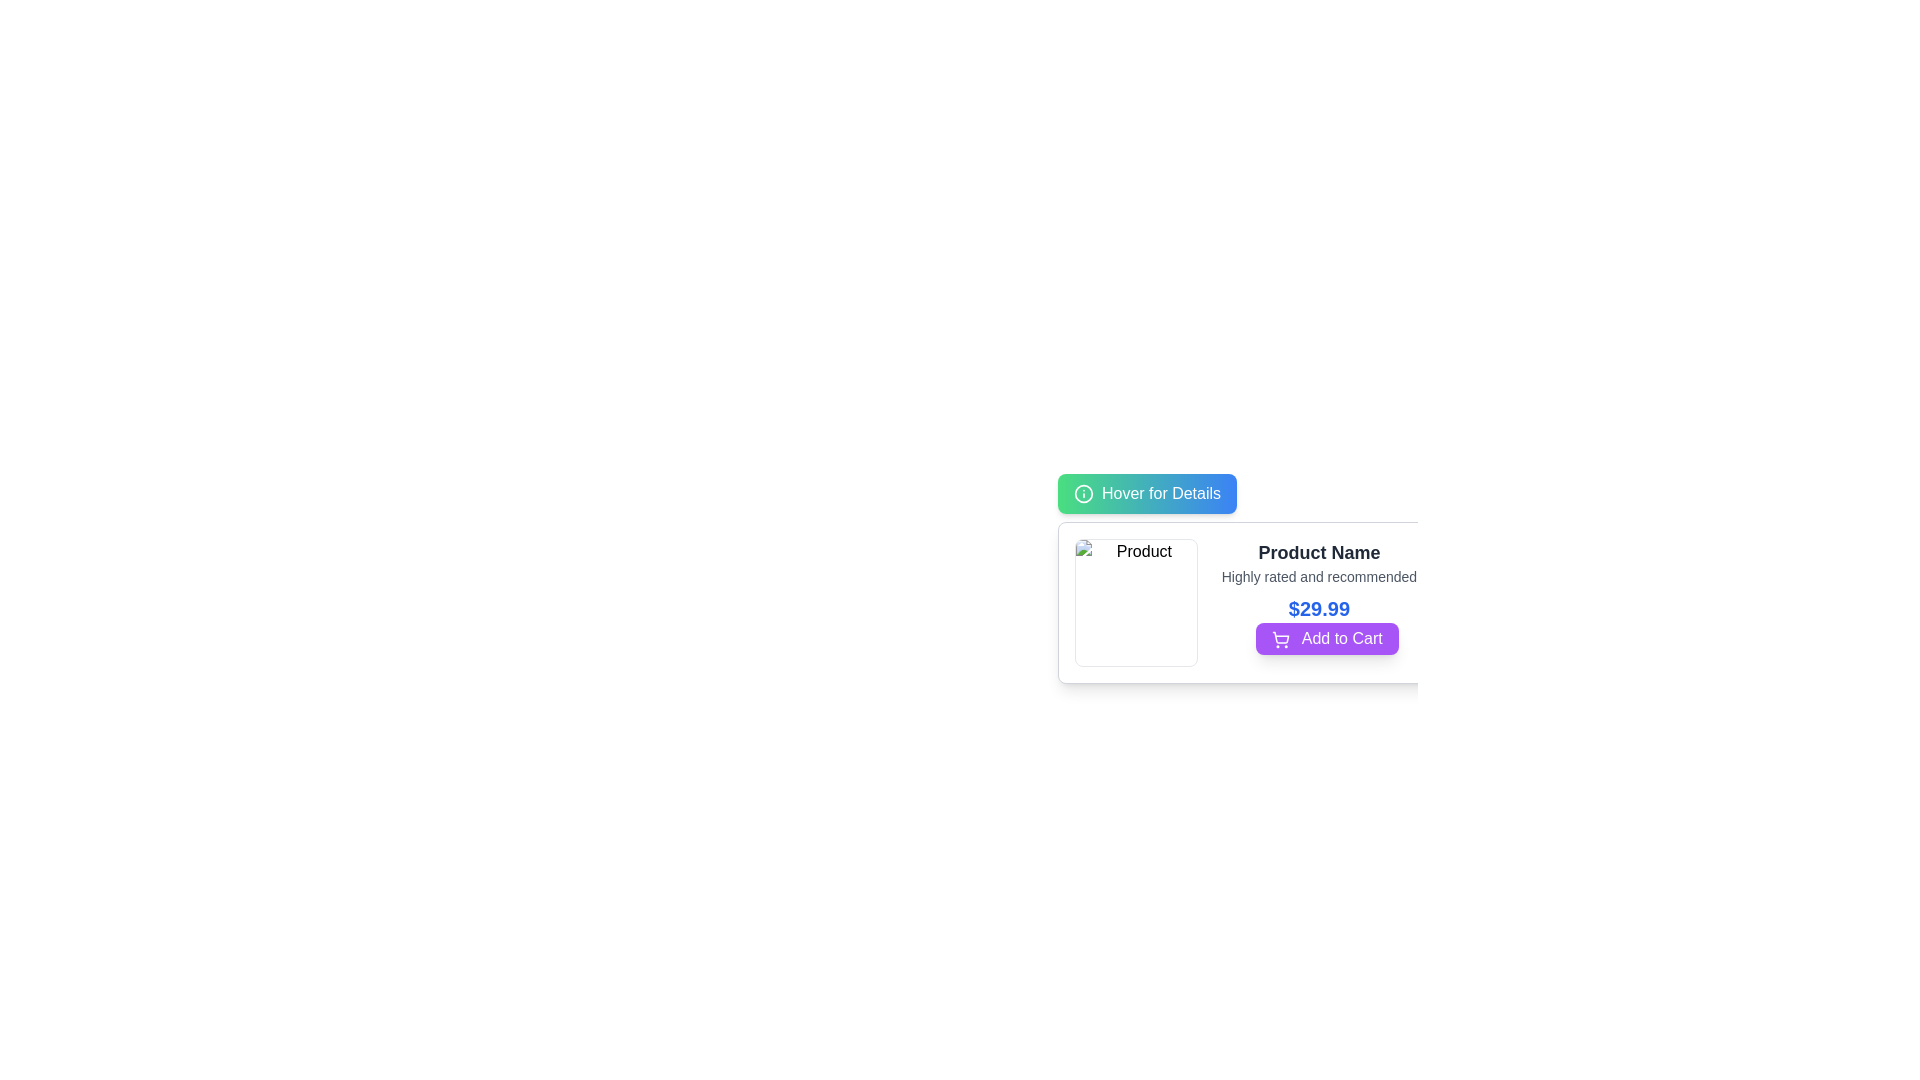 The image size is (1920, 1080). Describe the element at coordinates (1136, 601) in the screenshot. I see `the image placeholder labeled 'Product' located in the top-left corner of the product card` at that location.